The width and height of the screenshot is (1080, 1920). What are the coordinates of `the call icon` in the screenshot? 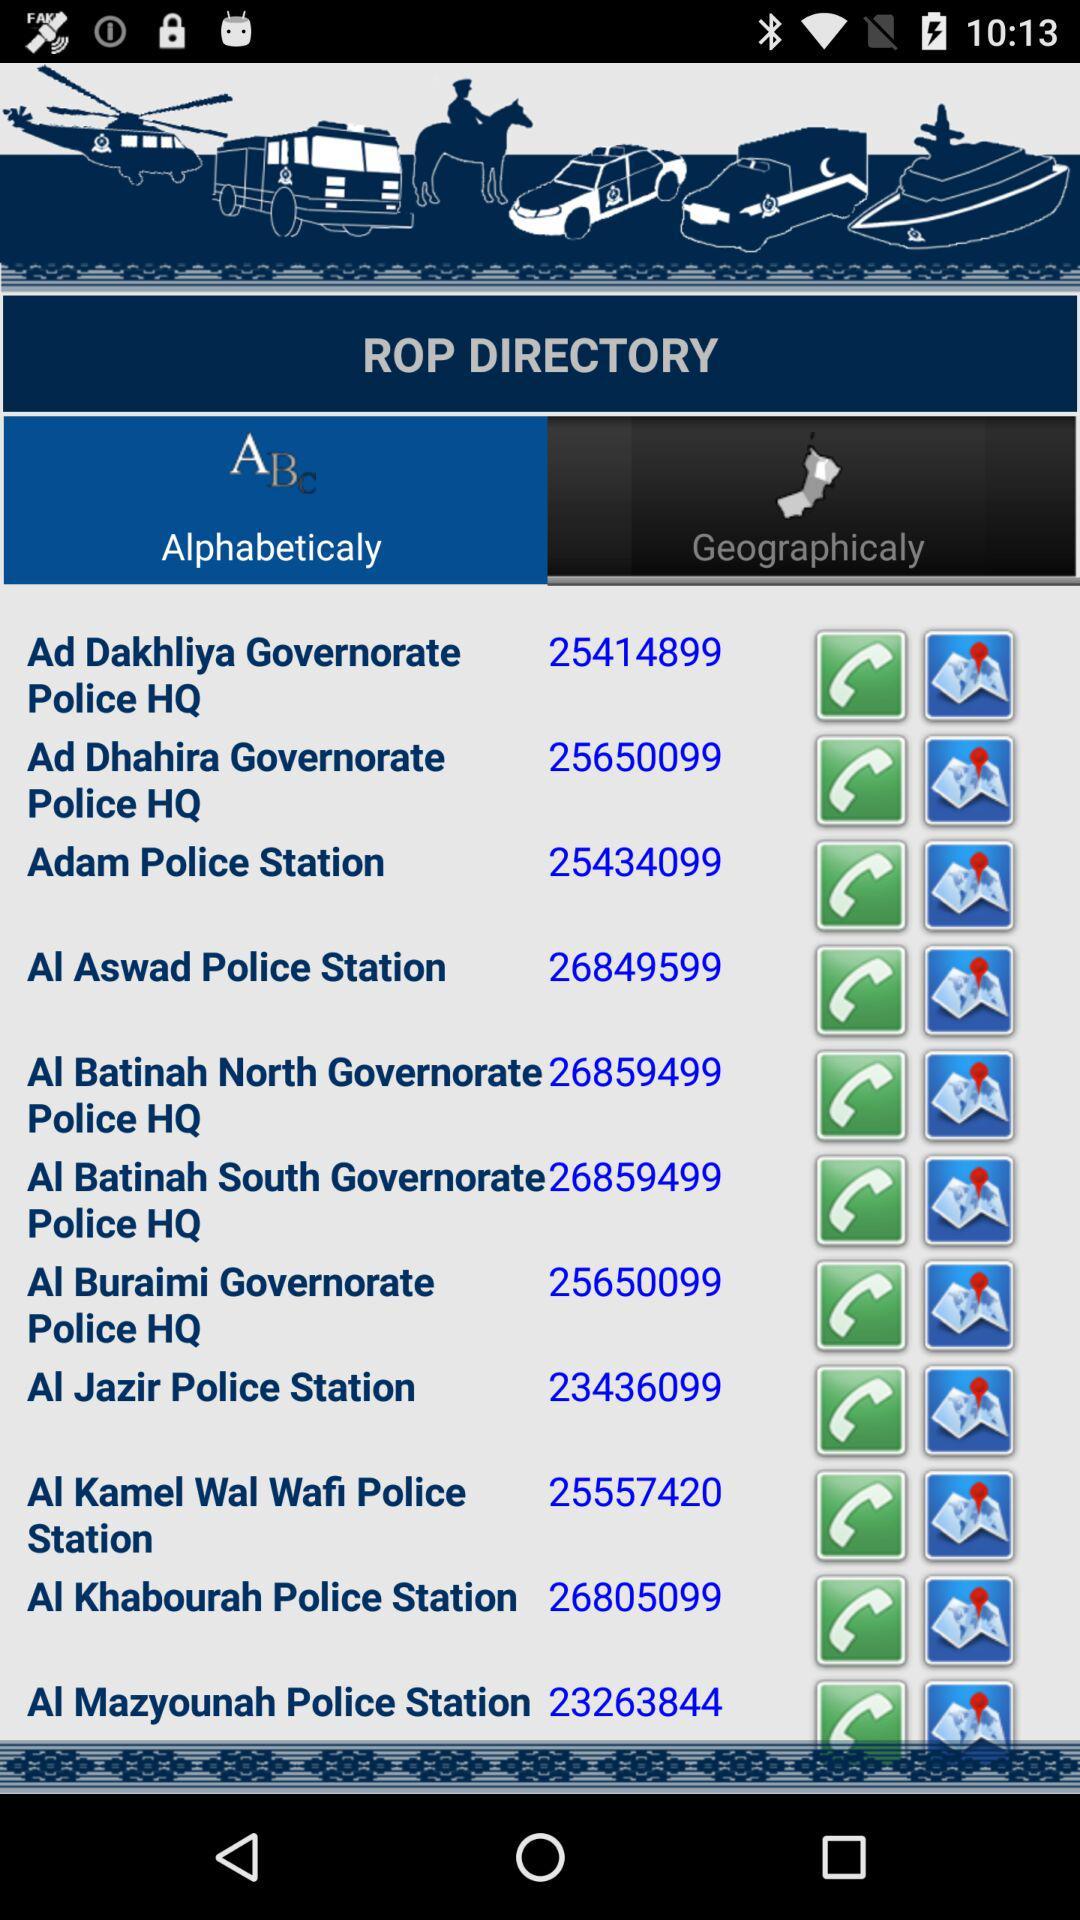 It's located at (859, 1060).